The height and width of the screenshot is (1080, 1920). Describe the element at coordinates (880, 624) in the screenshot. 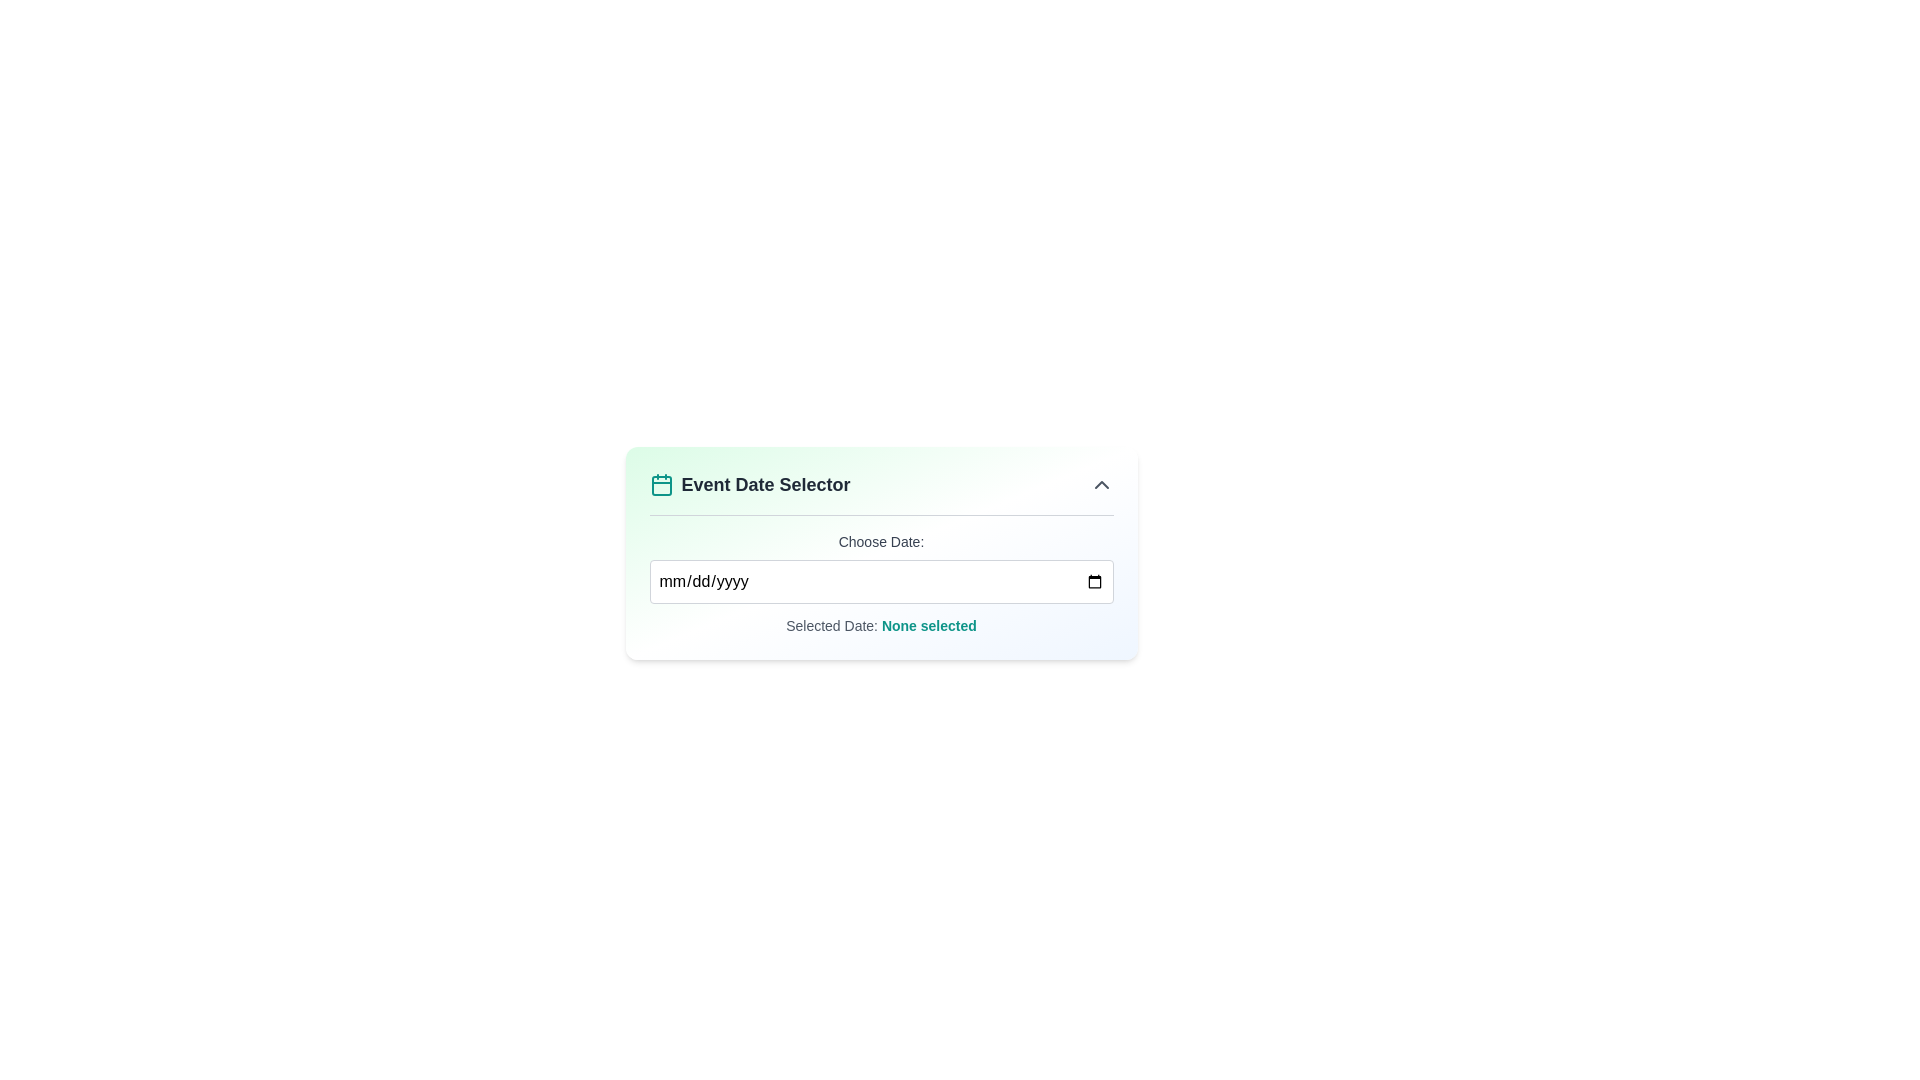

I see `the Text Label that indicates the status of the date selection, which initially states that no date has been selected` at that location.